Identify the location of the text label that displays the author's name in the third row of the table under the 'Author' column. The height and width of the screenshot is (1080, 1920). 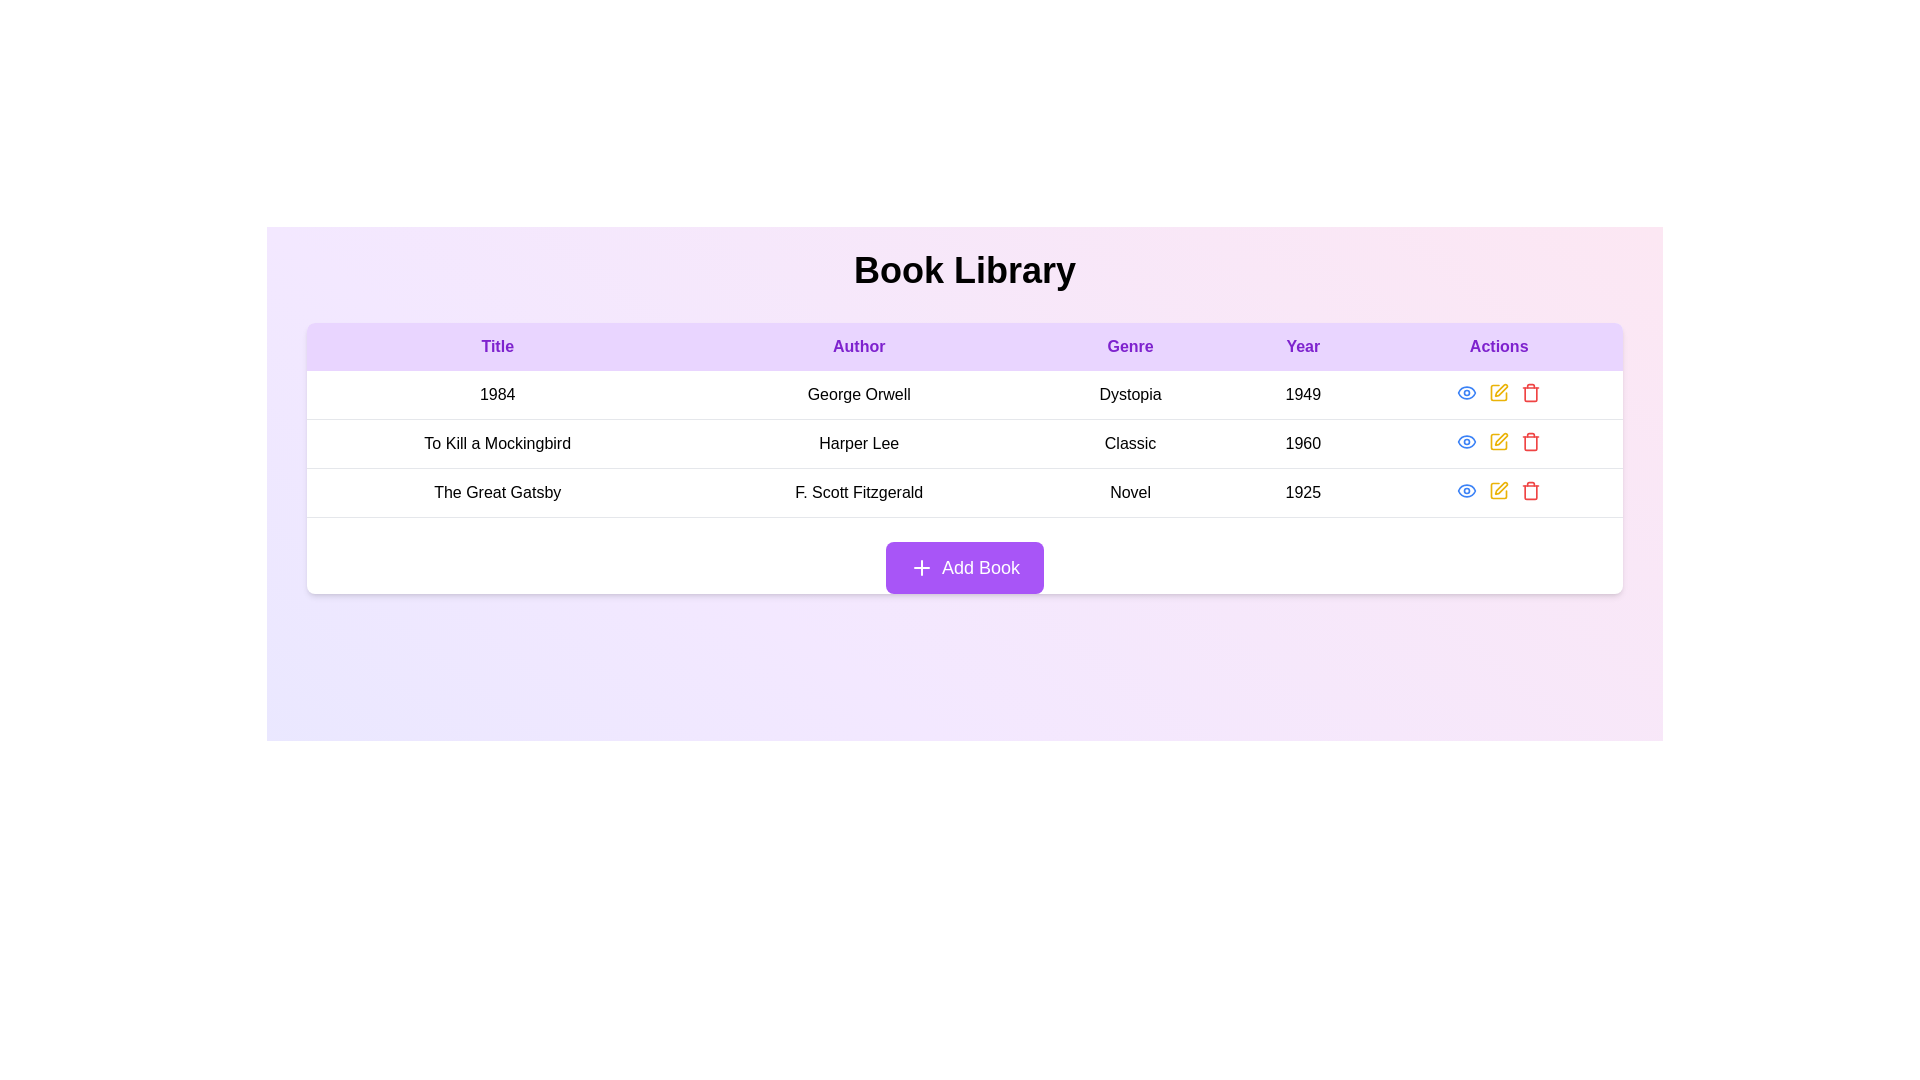
(859, 493).